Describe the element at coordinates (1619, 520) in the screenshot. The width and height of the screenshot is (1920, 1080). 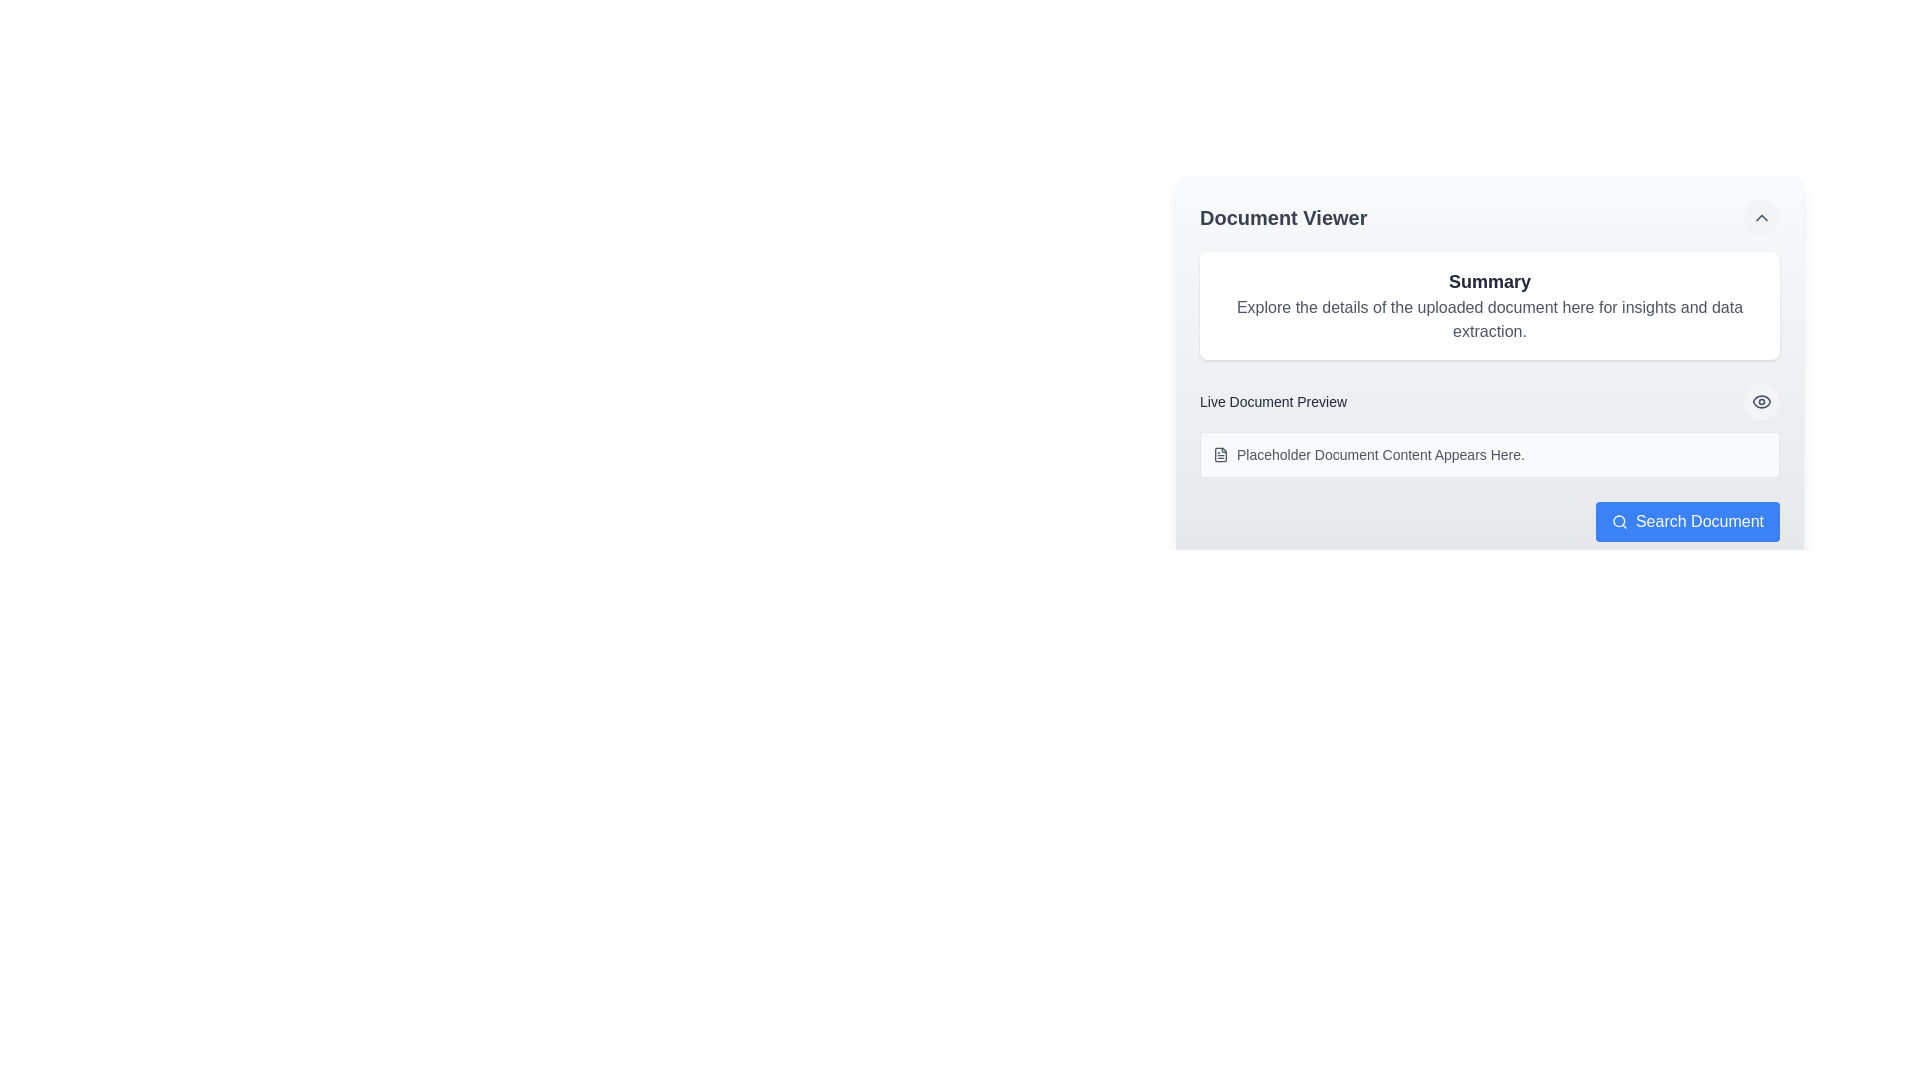
I see `the circular graphical component within the search icon located at the bottom-right corner of the Document Viewer interface` at that location.